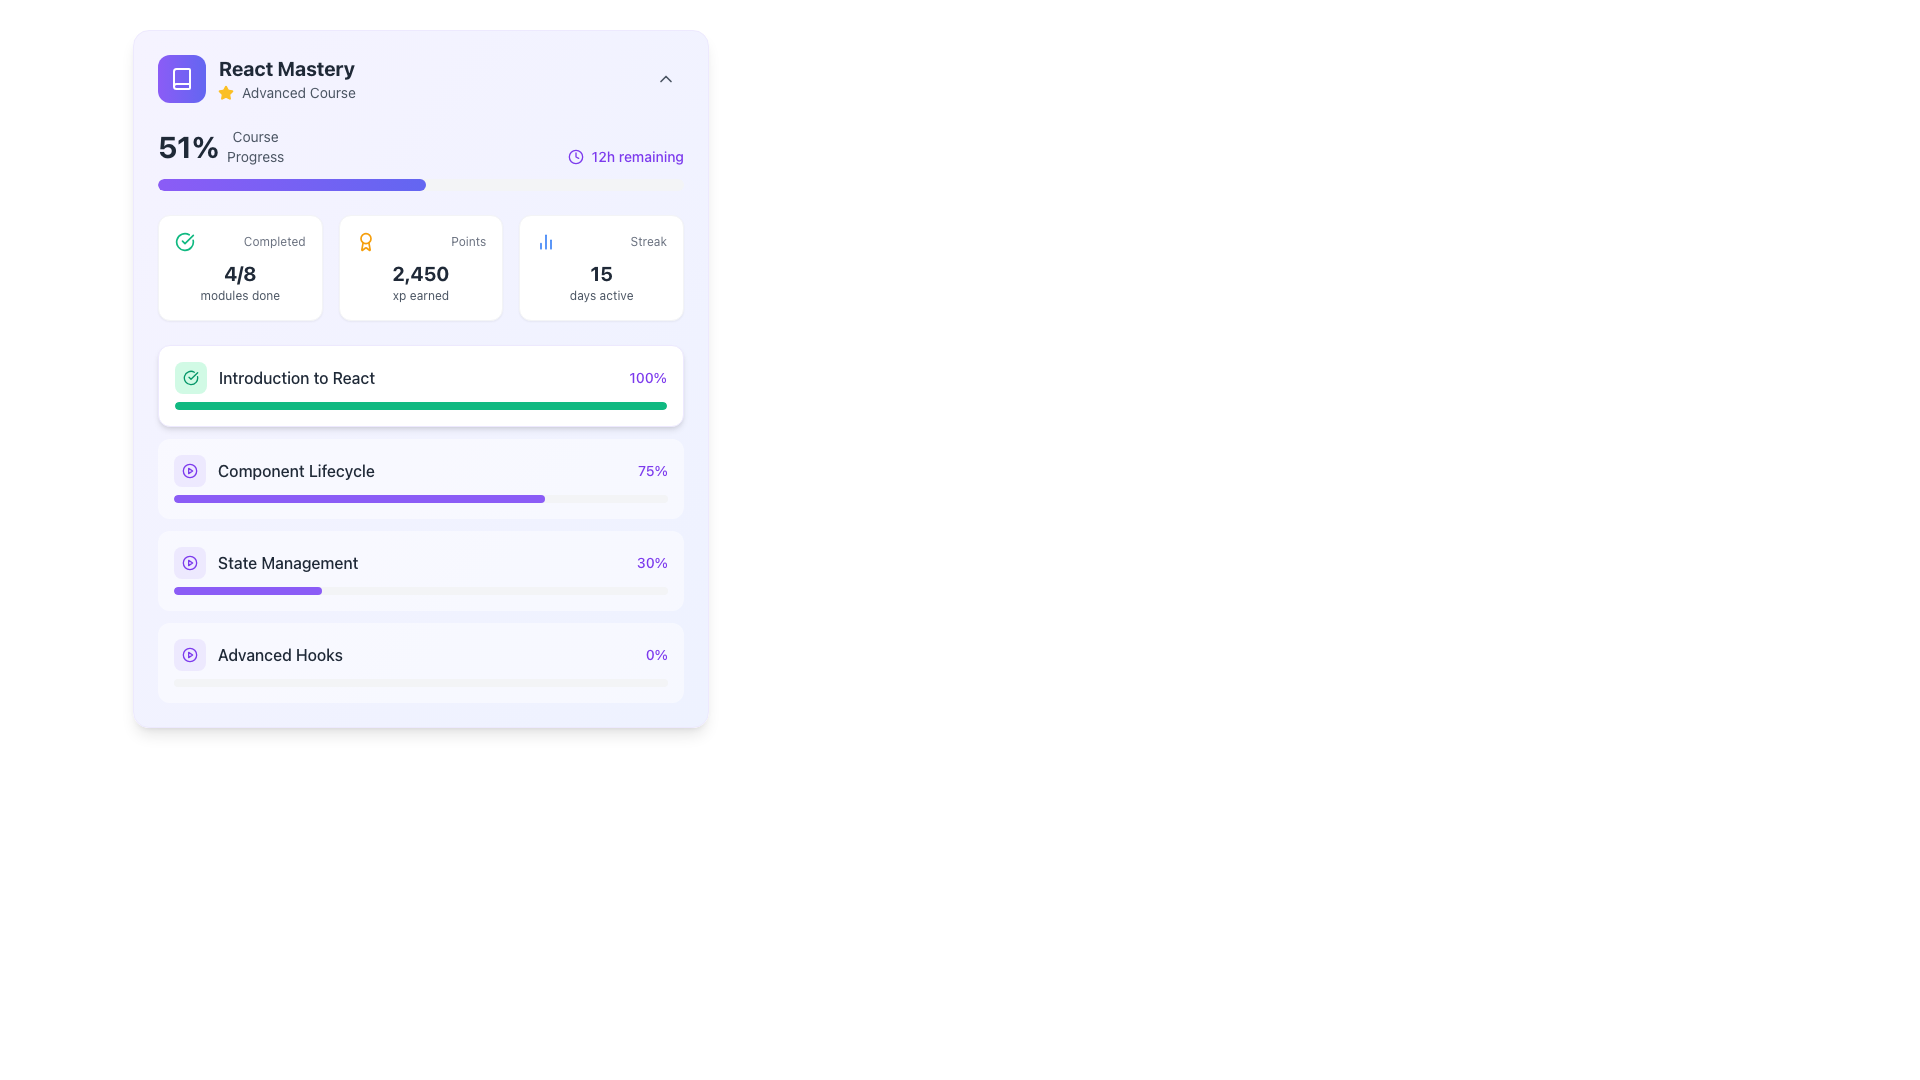 This screenshot has height=1080, width=1920. What do you see at coordinates (467, 241) in the screenshot?
I see `the static text label that reads 'Points', which is styled in a small gray font and located to the right of a golden award icon` at bounding box center [467, 241].